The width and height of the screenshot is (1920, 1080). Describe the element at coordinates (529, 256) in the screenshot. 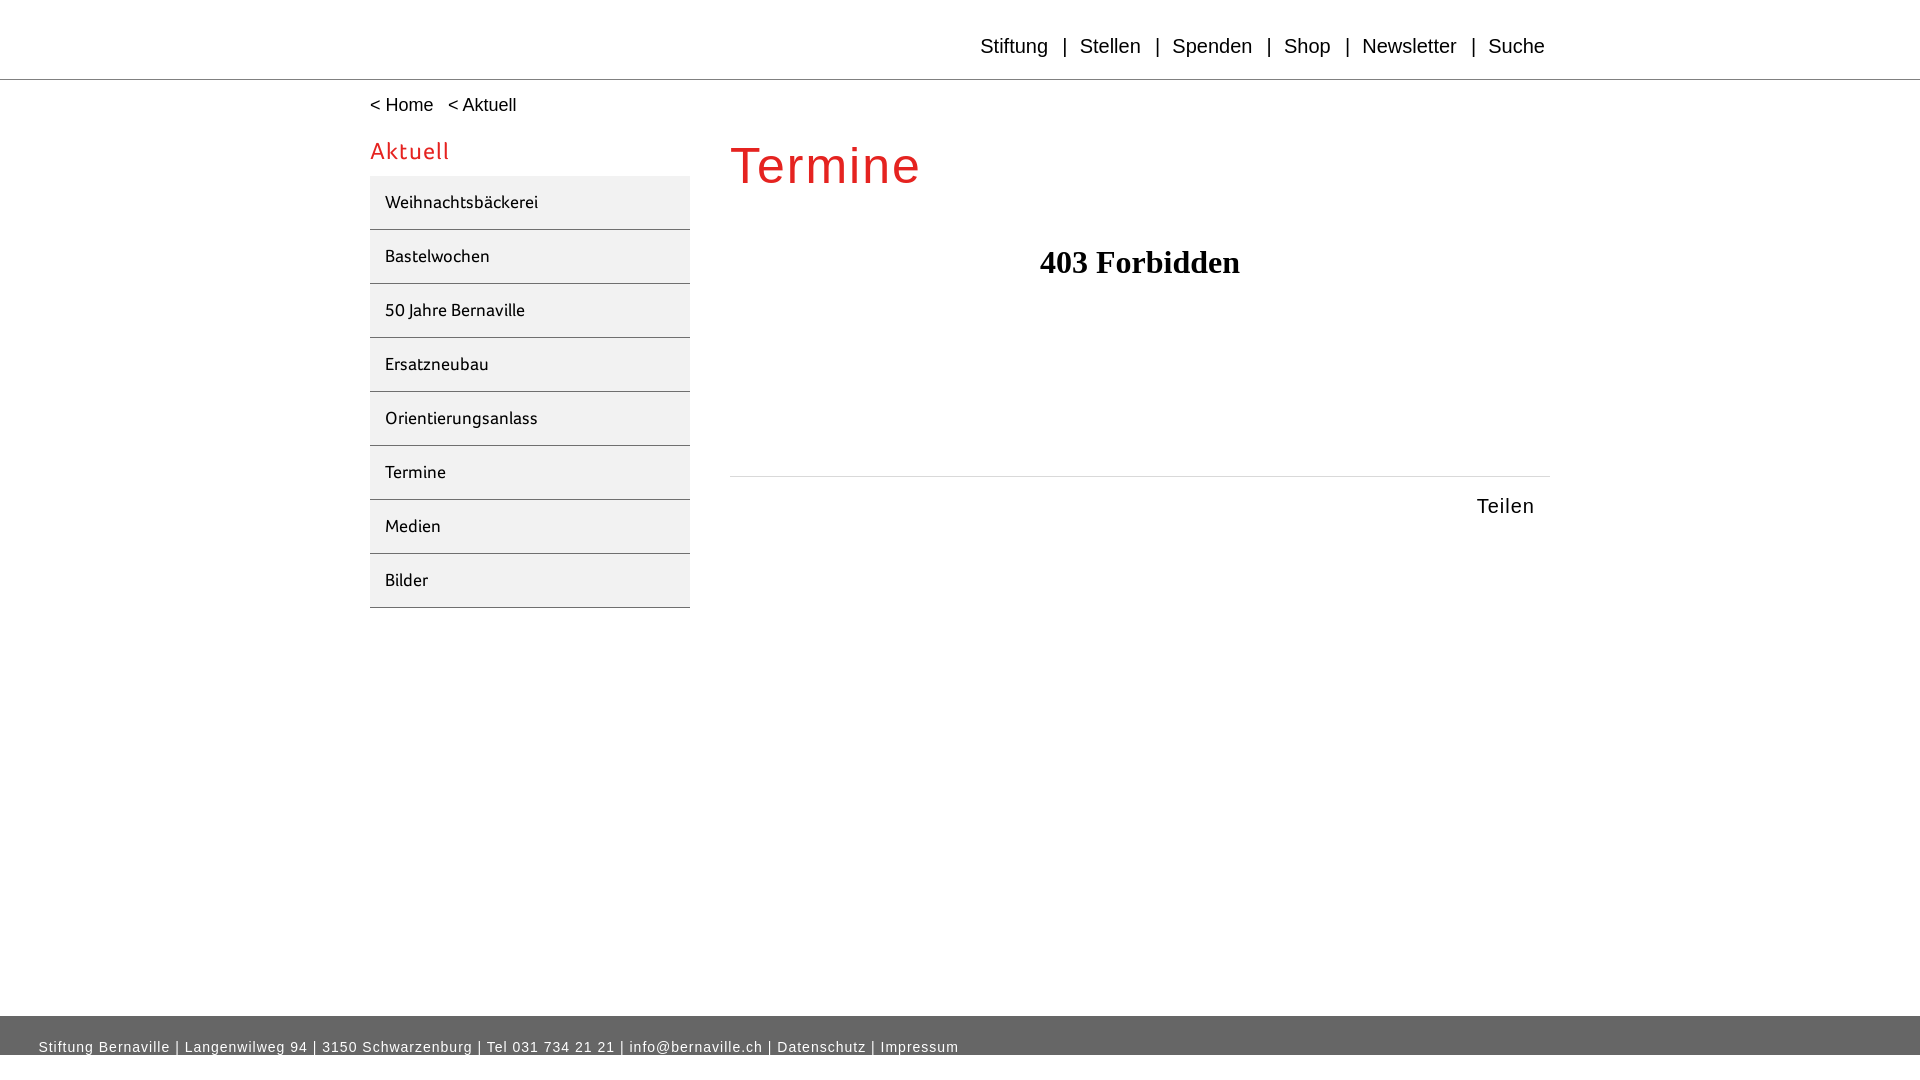

I see `'Bastelwochen'` at that location.